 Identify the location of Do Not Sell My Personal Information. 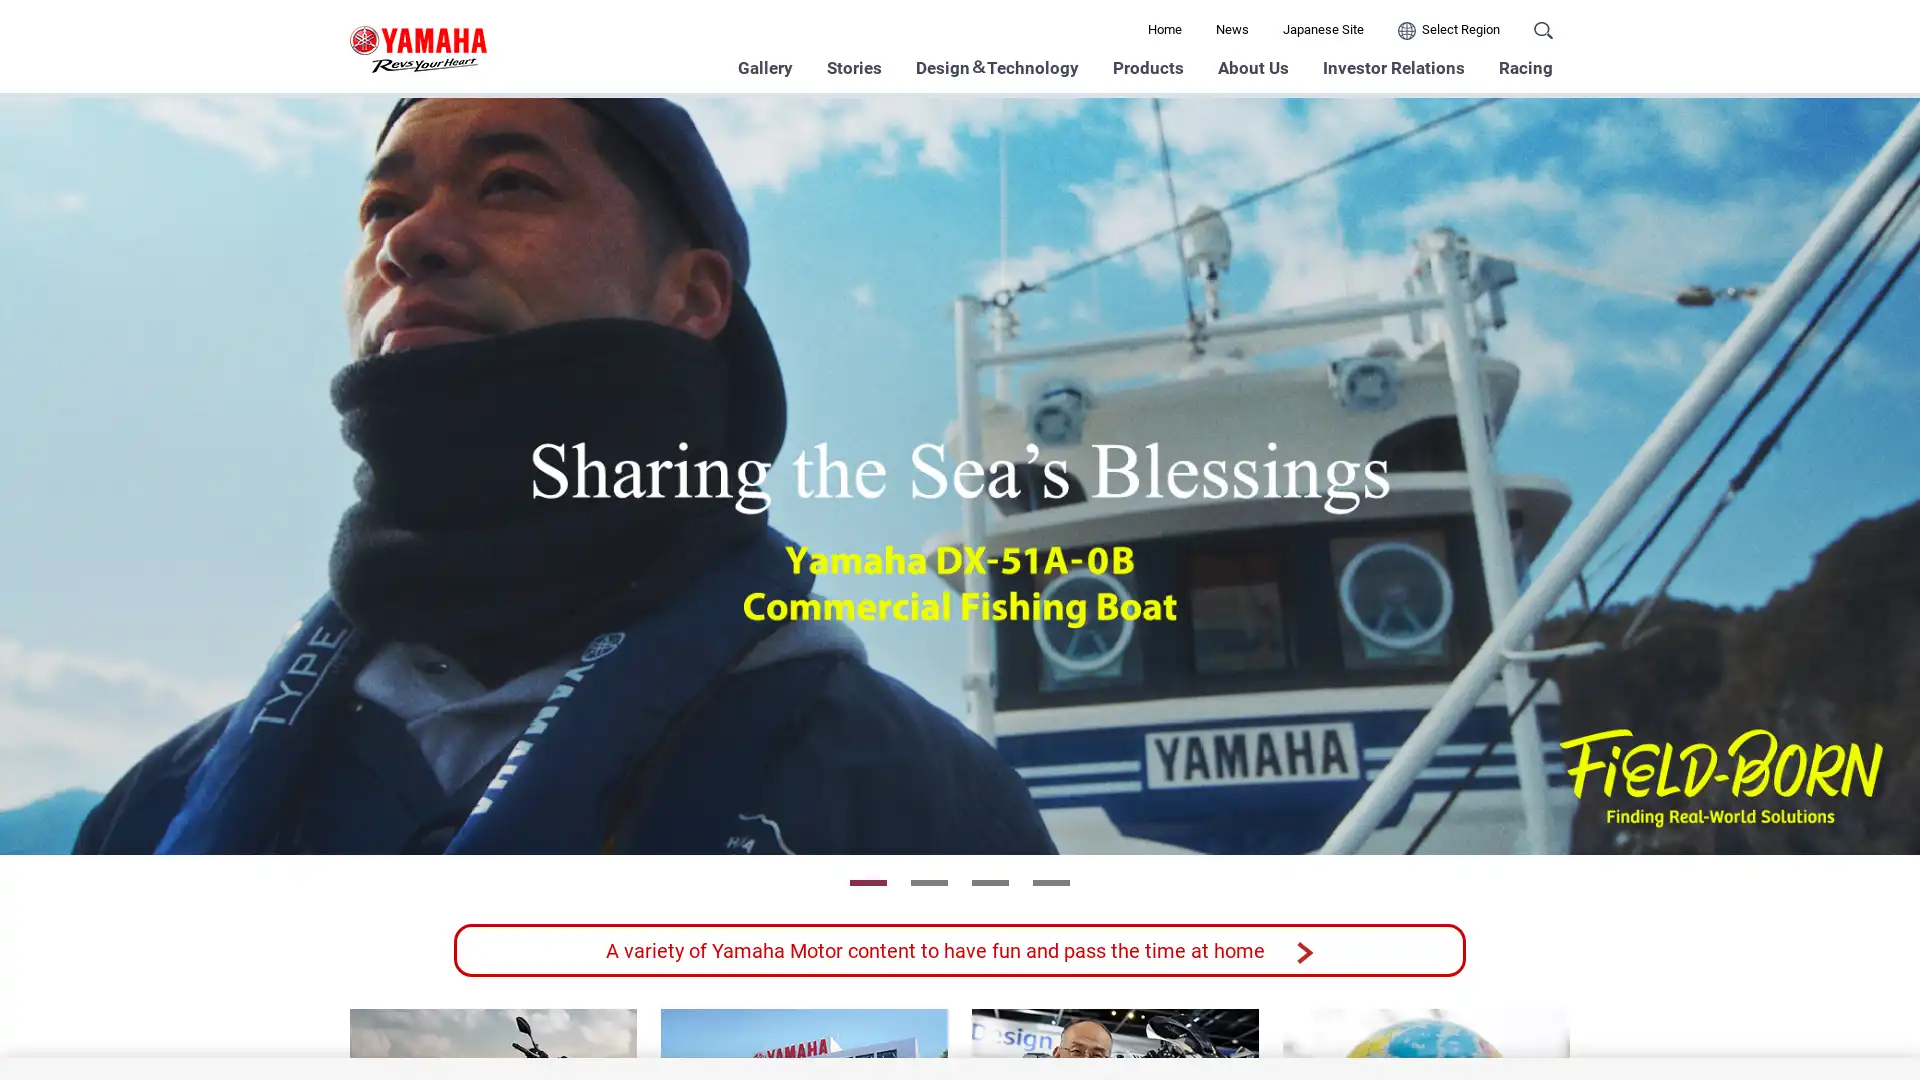
(1399, 1020).